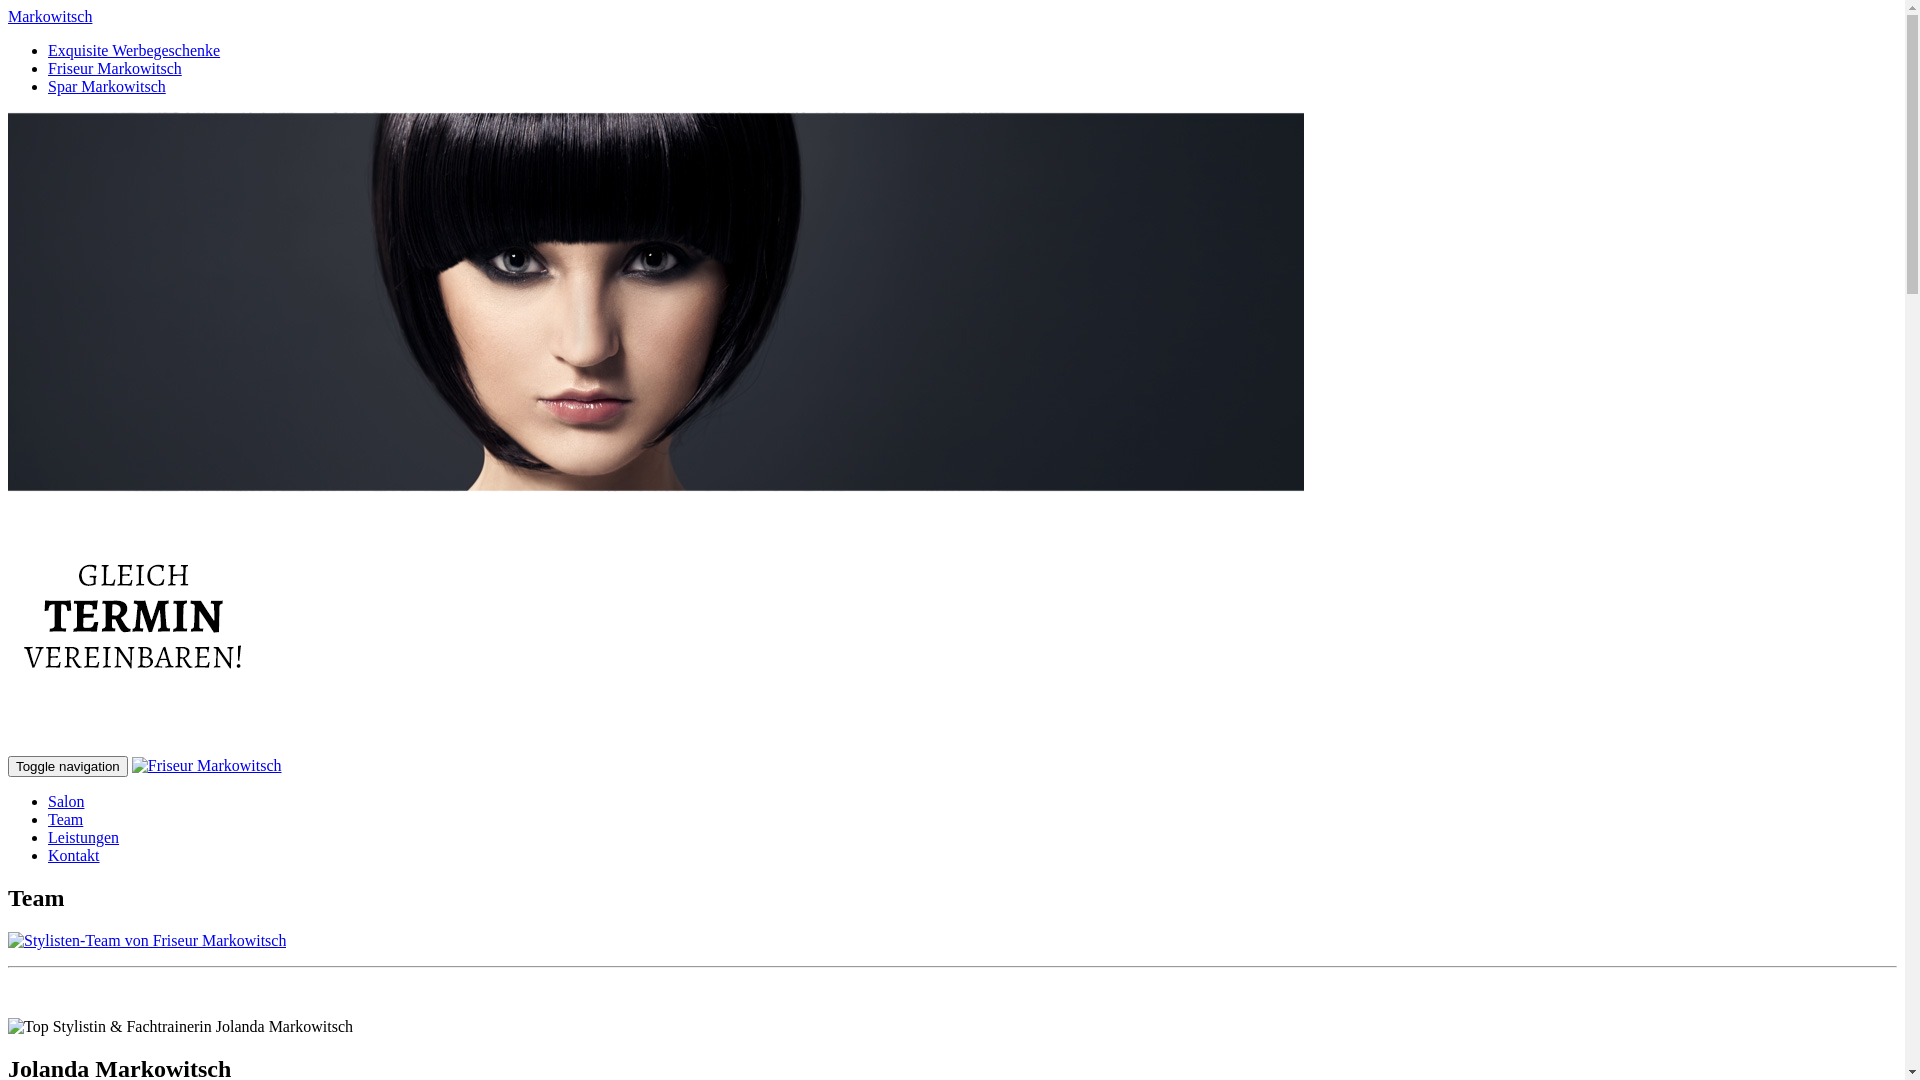 The width and height of the screenshot is (1920, 1080). Describe the element at coordinates (105, 85) in the screenshot. I see `'Spar Markowitsch'` at that location.